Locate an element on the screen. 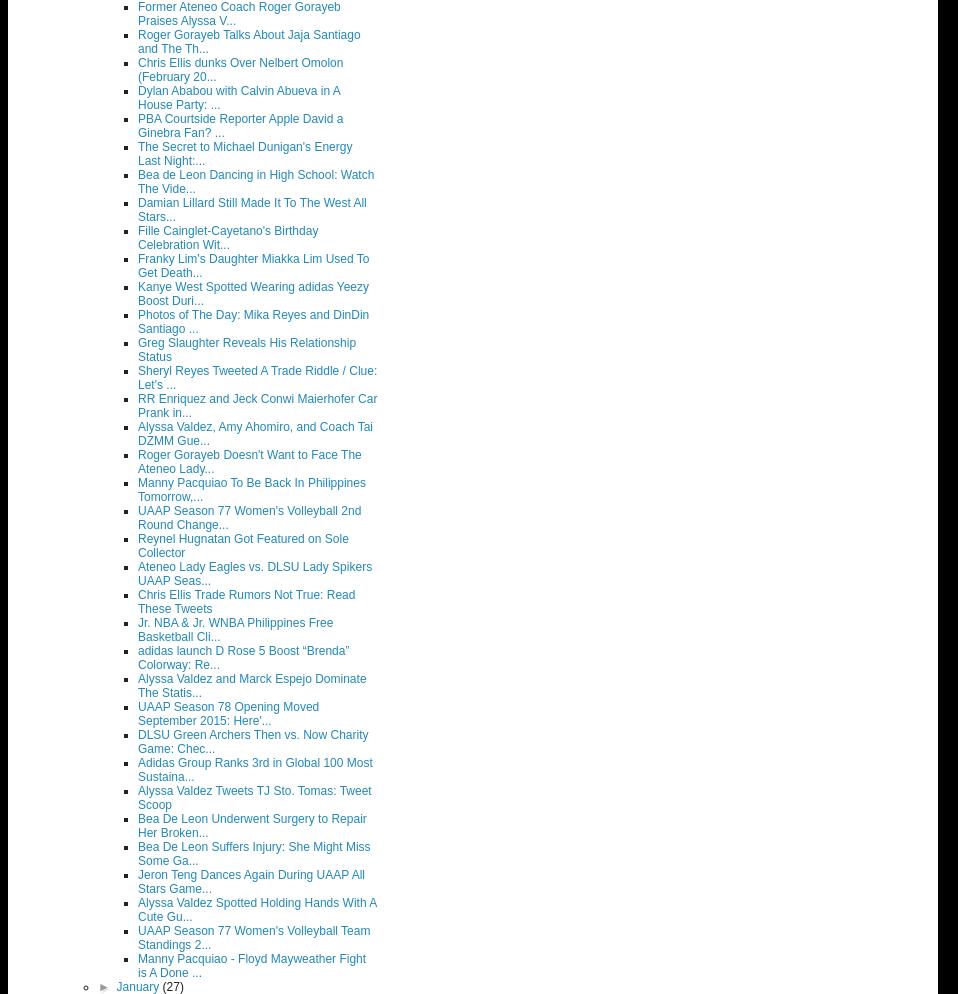 The width and height of the screenshot is (958, 994). 'Greg Slaughter Reveals His Relationship Status' is located at coordinates (138, 348).